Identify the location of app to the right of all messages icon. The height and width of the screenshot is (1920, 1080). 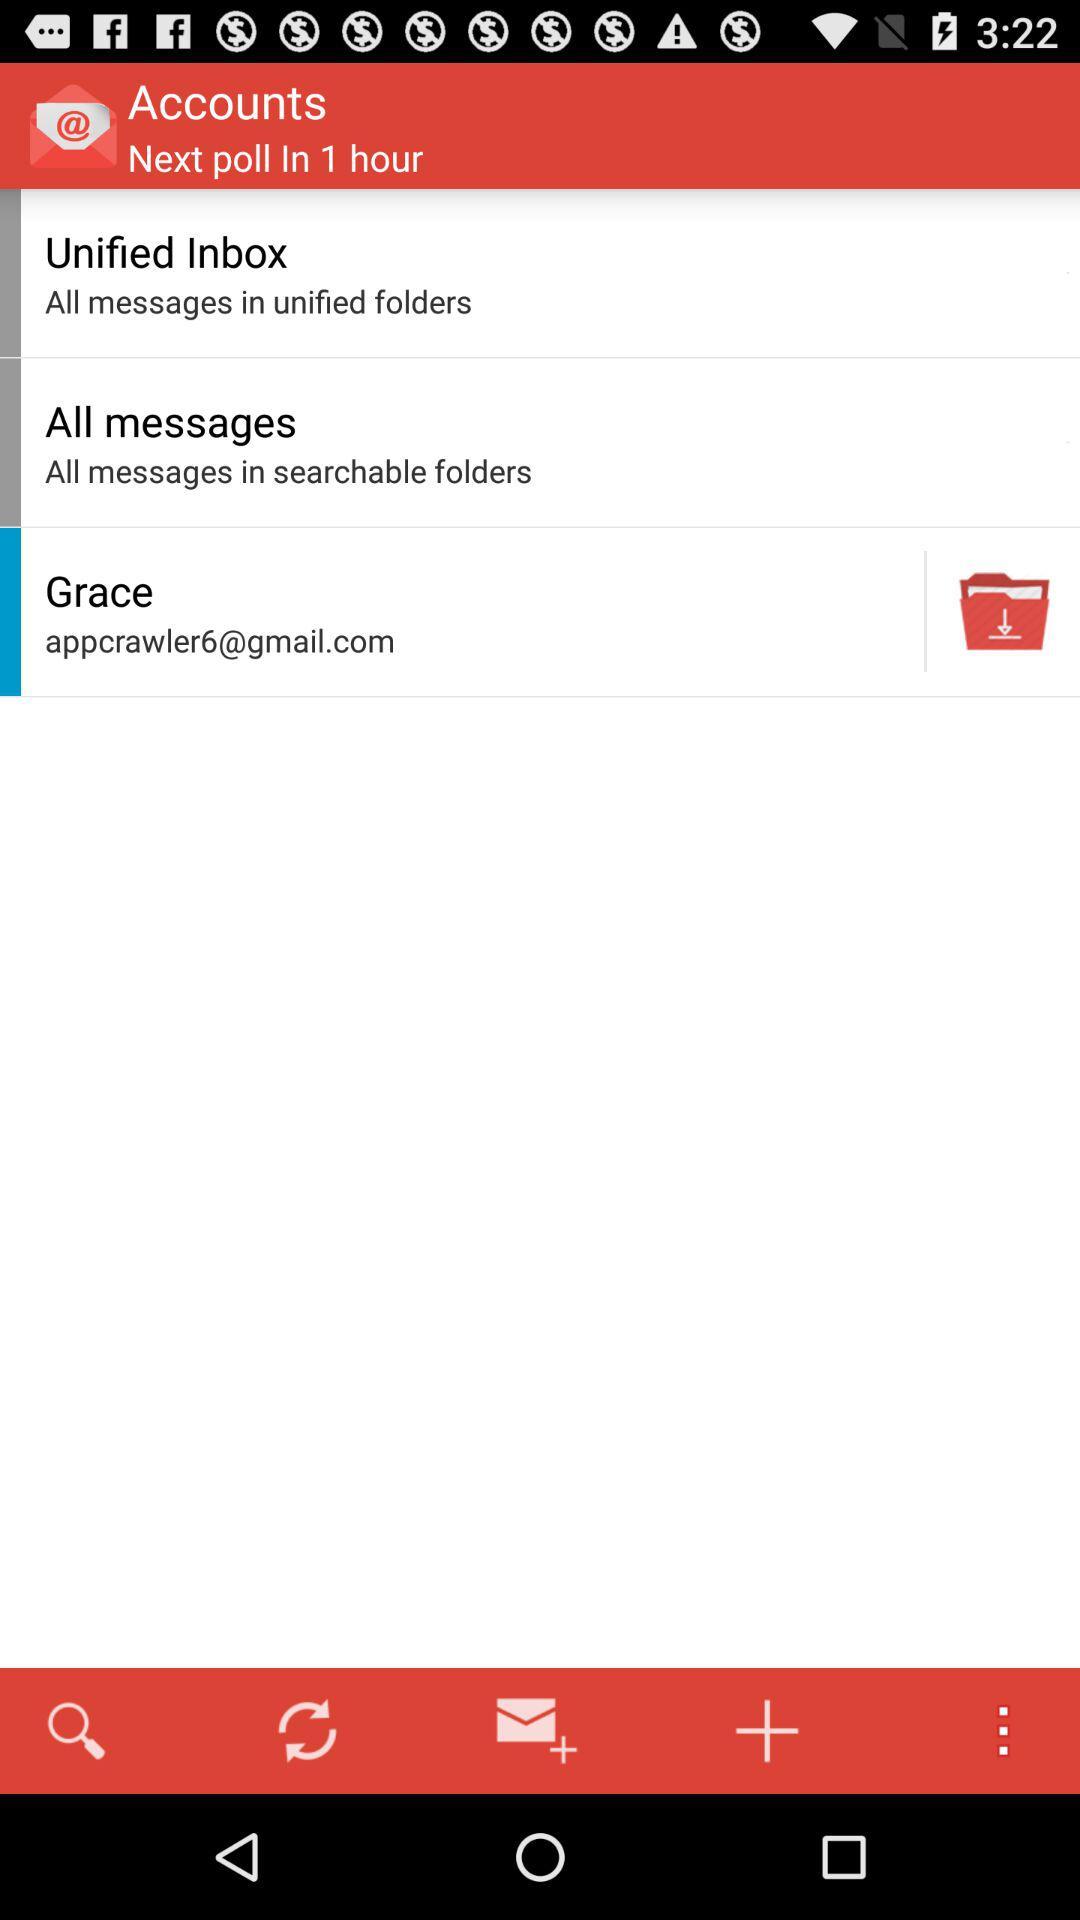
(1067, 441).